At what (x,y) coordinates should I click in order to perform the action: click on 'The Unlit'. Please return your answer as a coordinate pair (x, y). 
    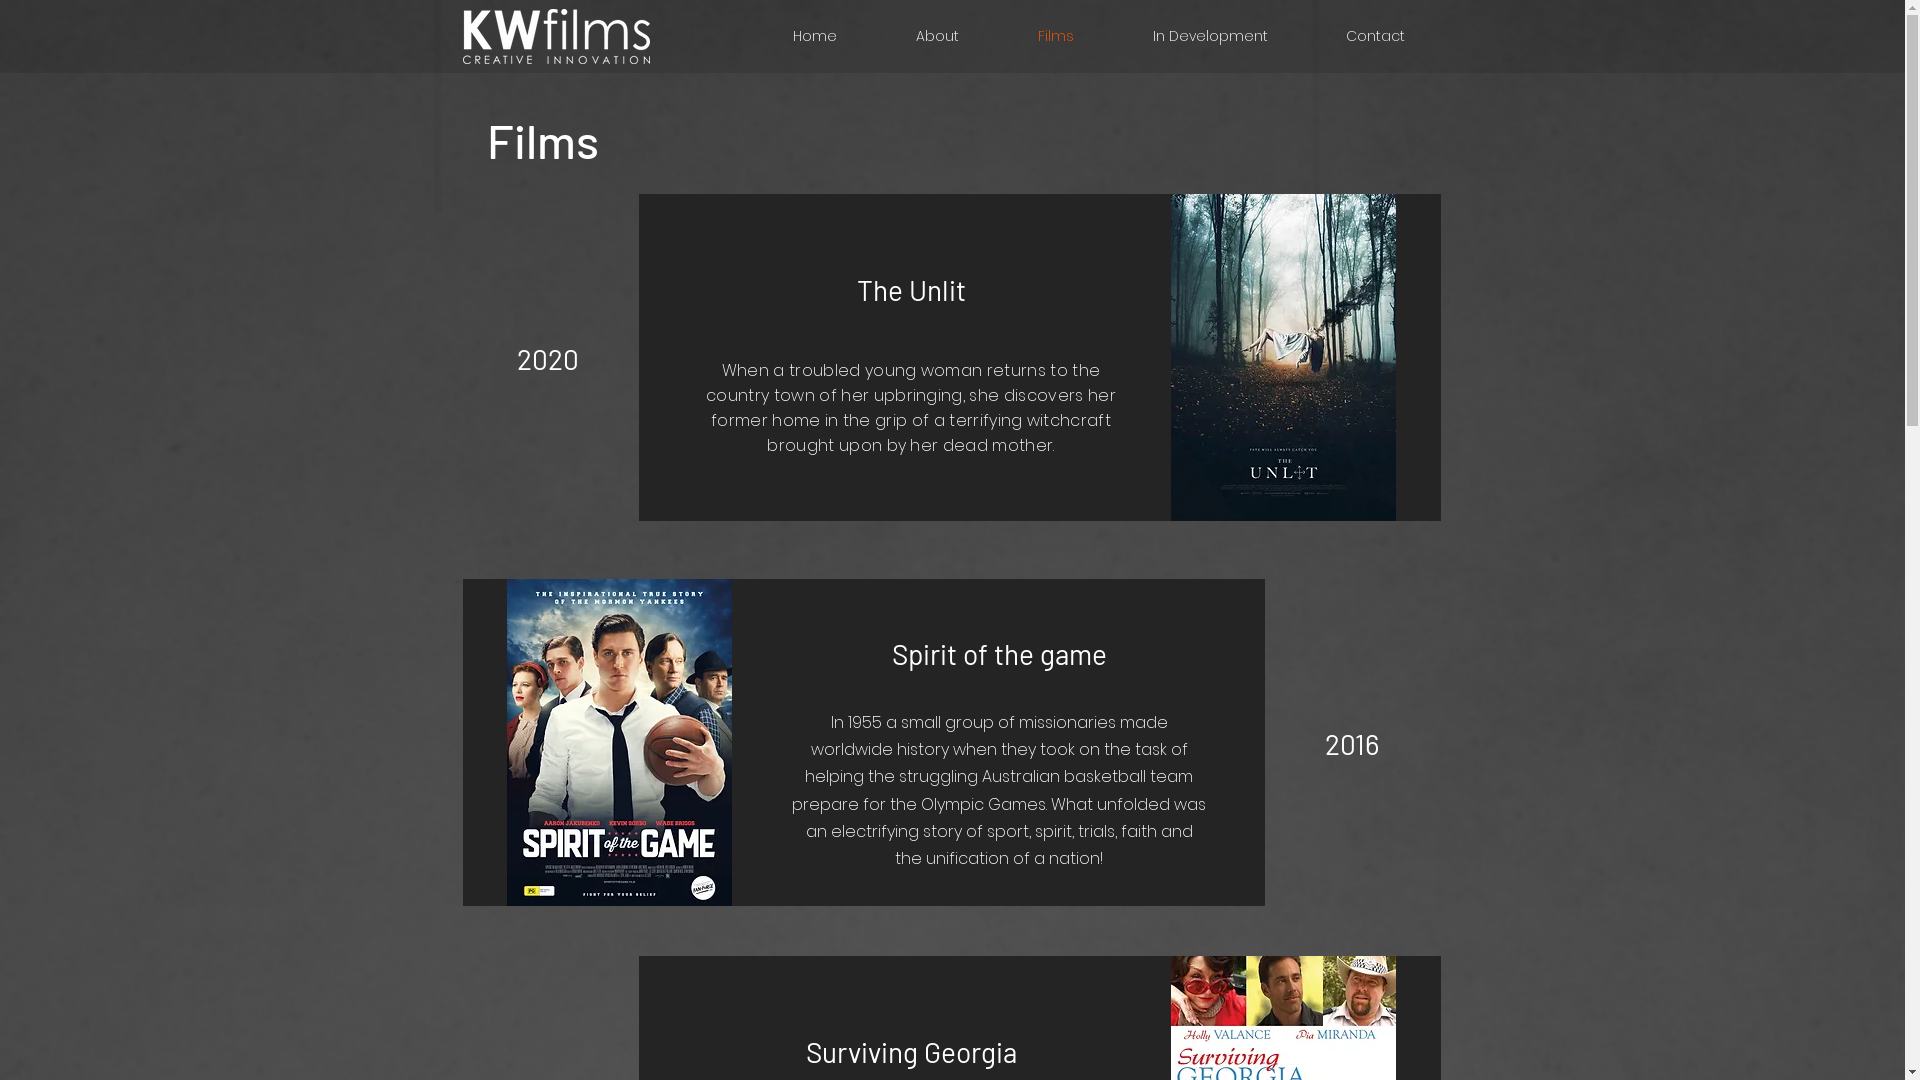
    Looking at the image, I should click on (855, 289).